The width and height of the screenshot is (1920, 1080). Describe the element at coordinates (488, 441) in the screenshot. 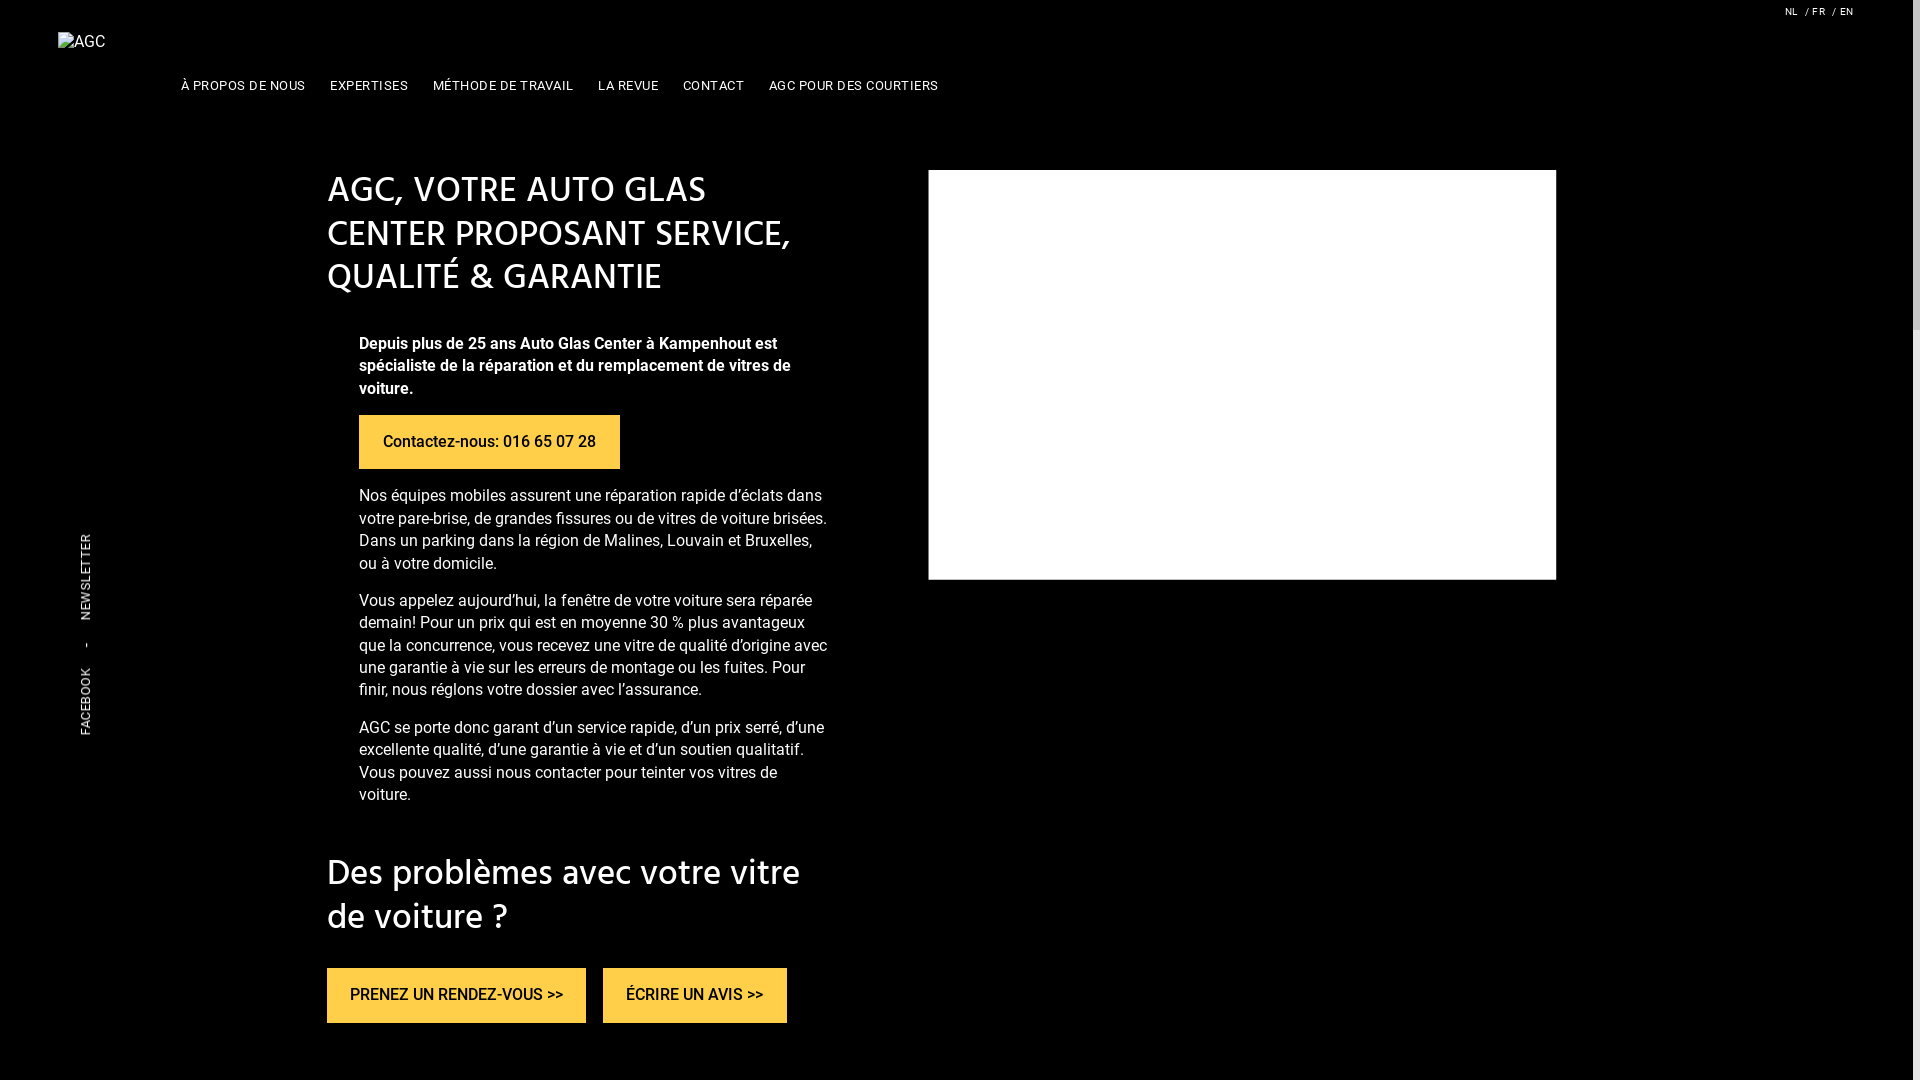

I see `'Contactez-nous: 016 65 07 28'` at that location.